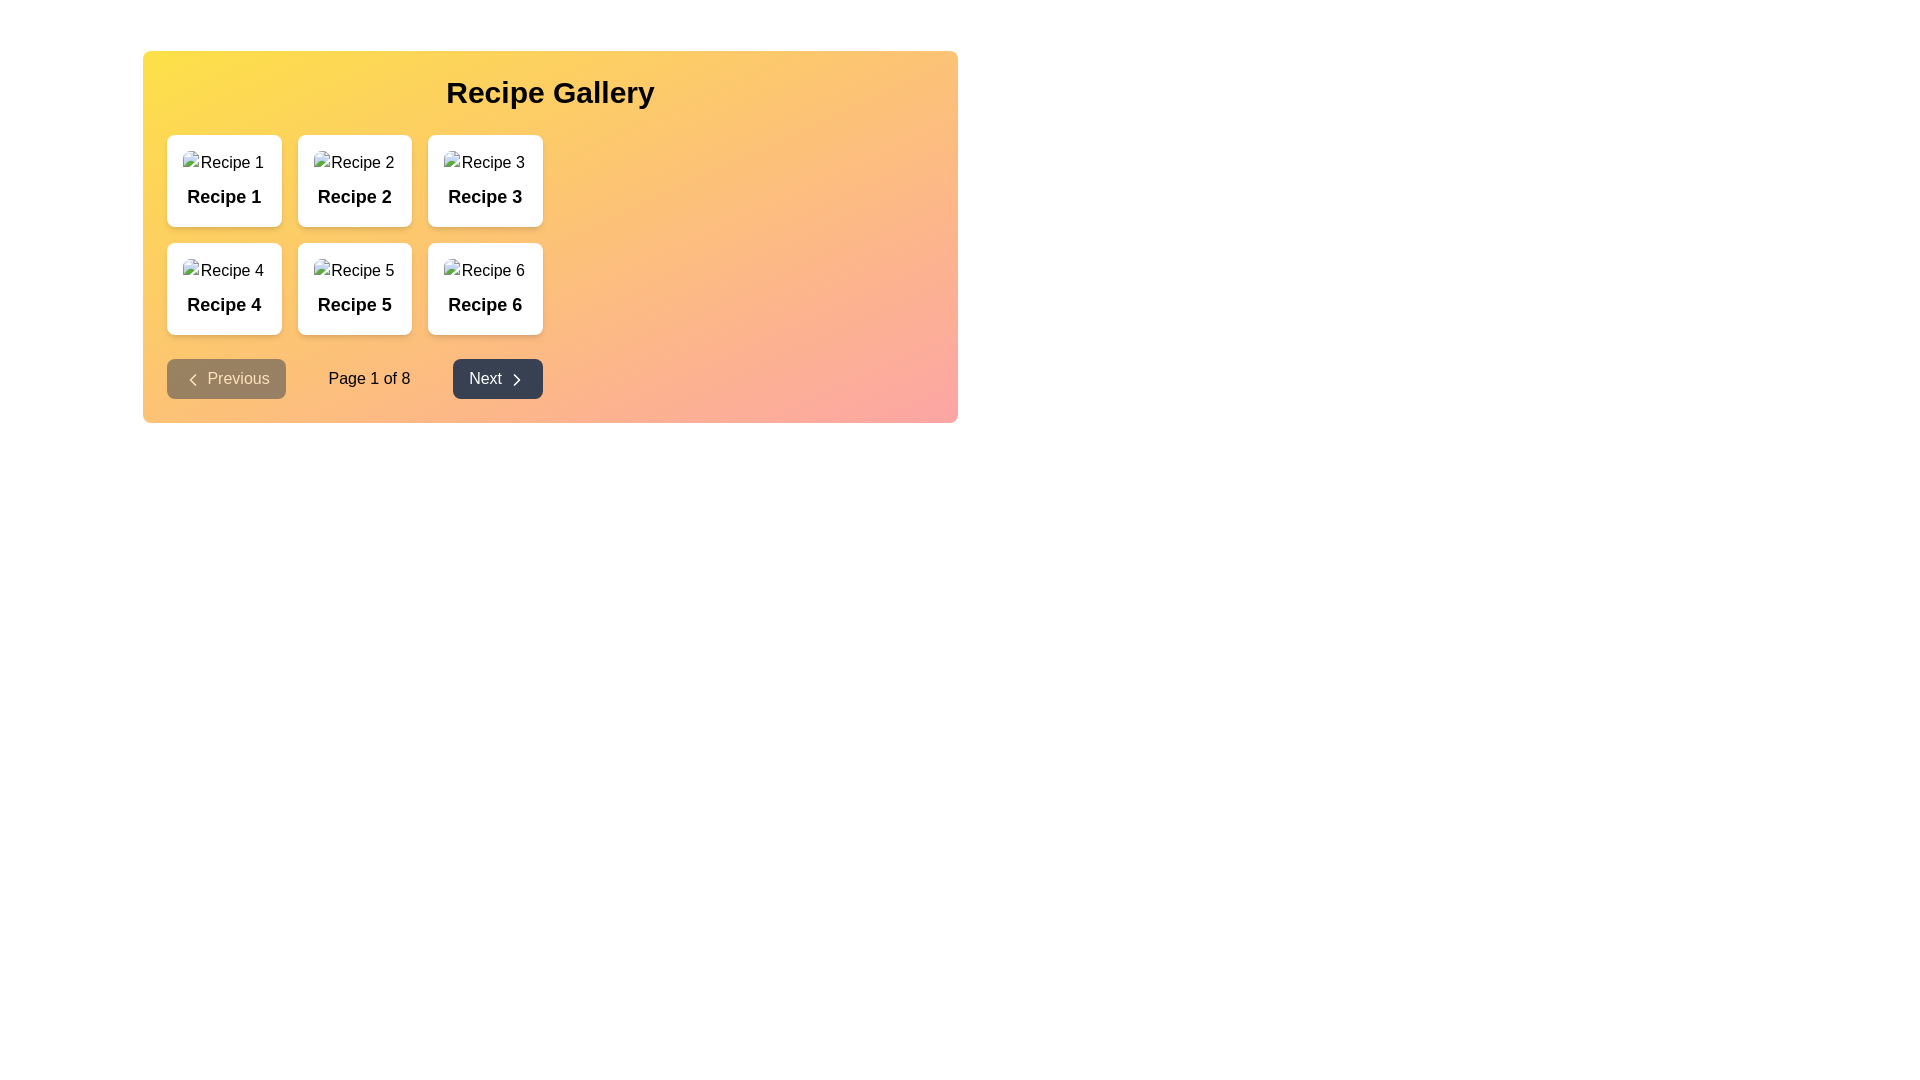 The height and width of the screenshot is (1080, 1920). What do you see at coordinates (192, 378) in the screenshot?
I see `the backward navigation icon, which is part of the 'Previous' button located at the bottom-left of the interface` at bounding box center [192, 378].